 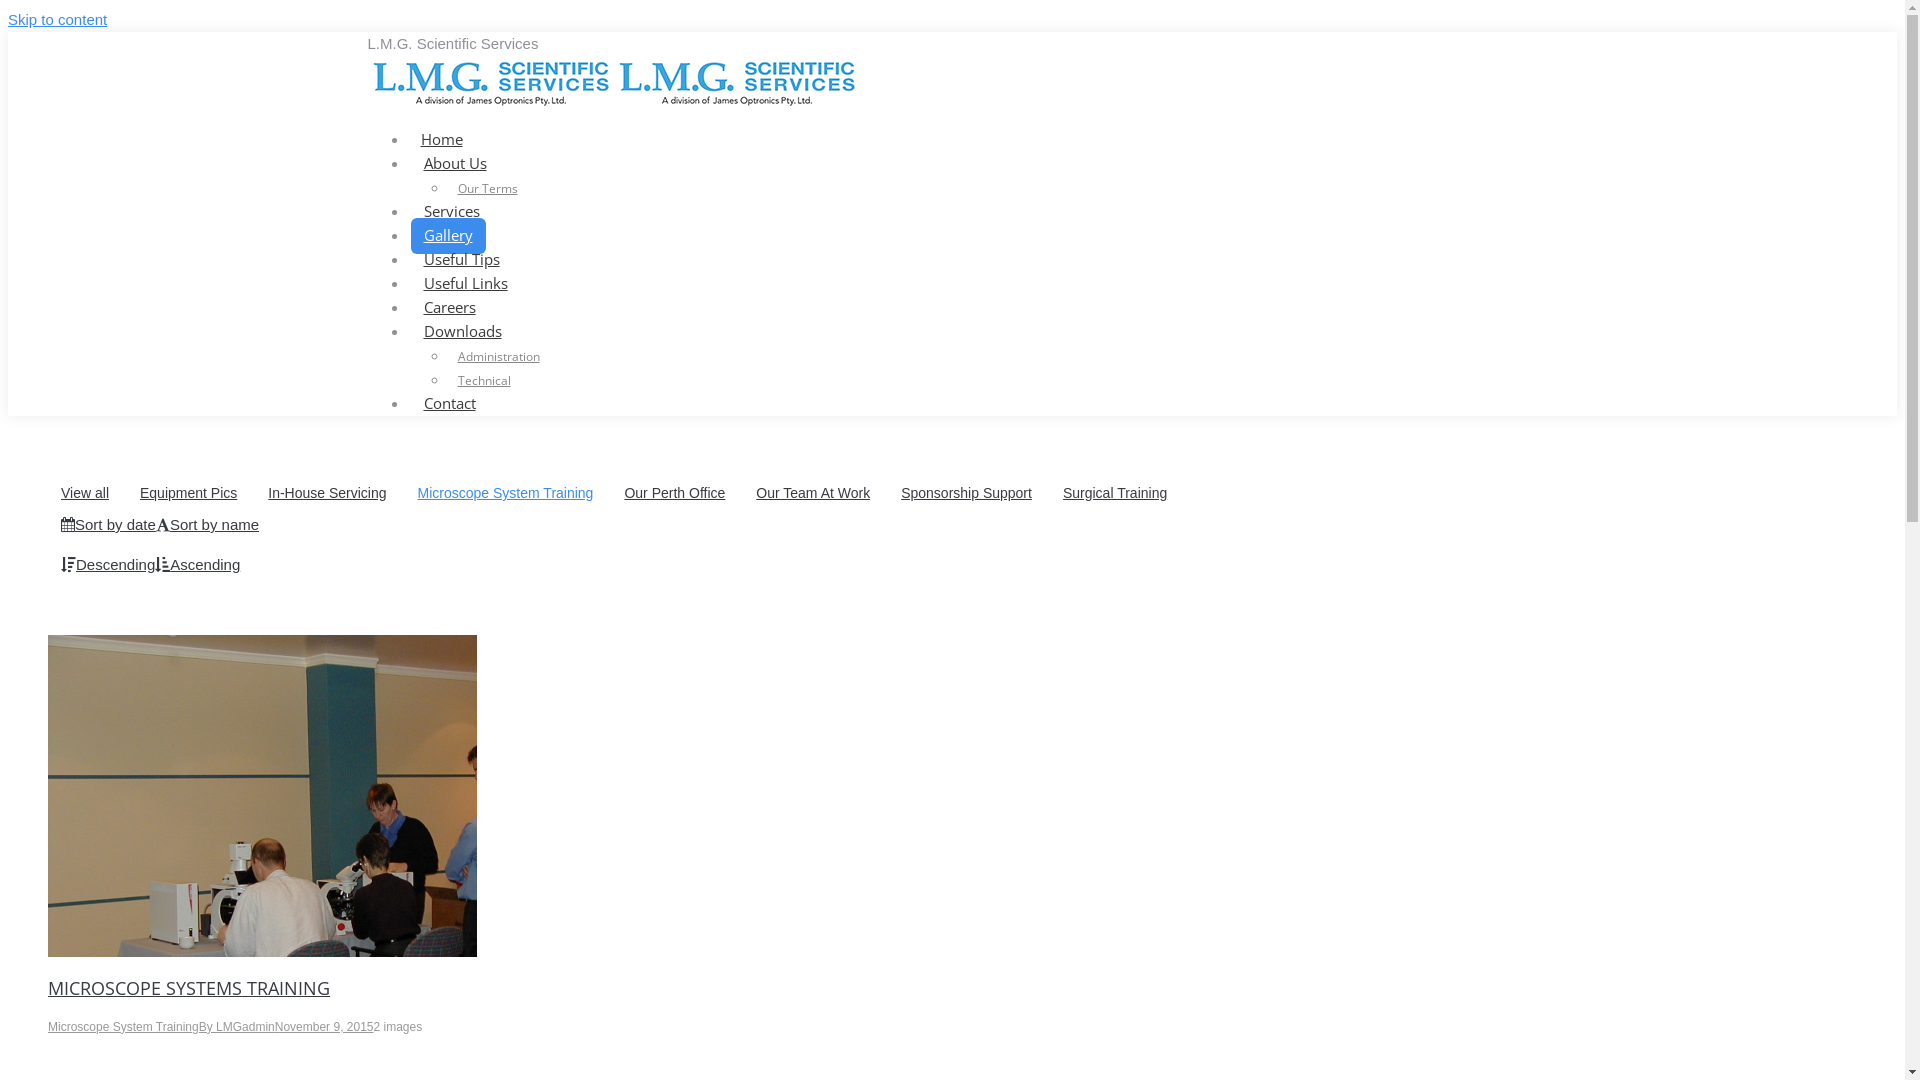 I want to click on 'Sponsorship Support', so click(x=966, y=493).